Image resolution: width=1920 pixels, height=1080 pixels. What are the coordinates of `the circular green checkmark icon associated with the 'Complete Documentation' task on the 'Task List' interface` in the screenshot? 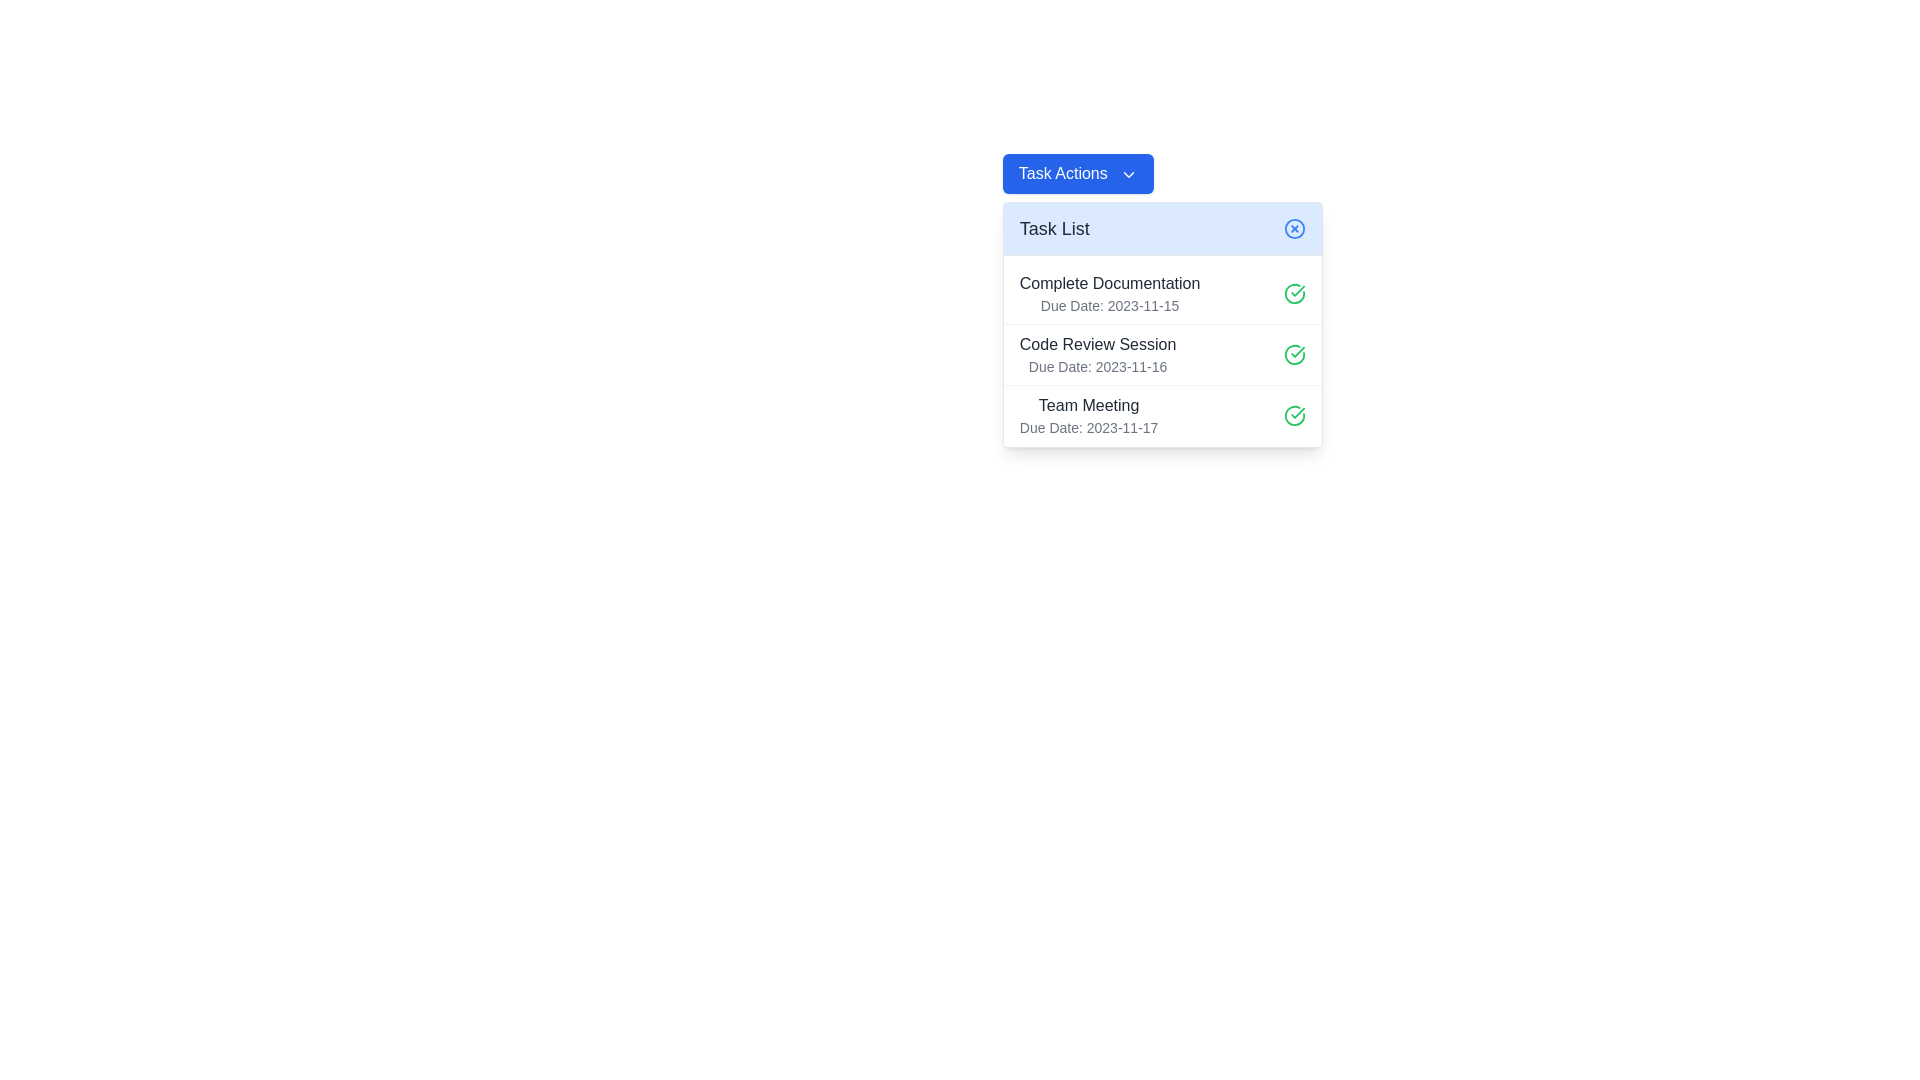 It's located at (1294, 293).